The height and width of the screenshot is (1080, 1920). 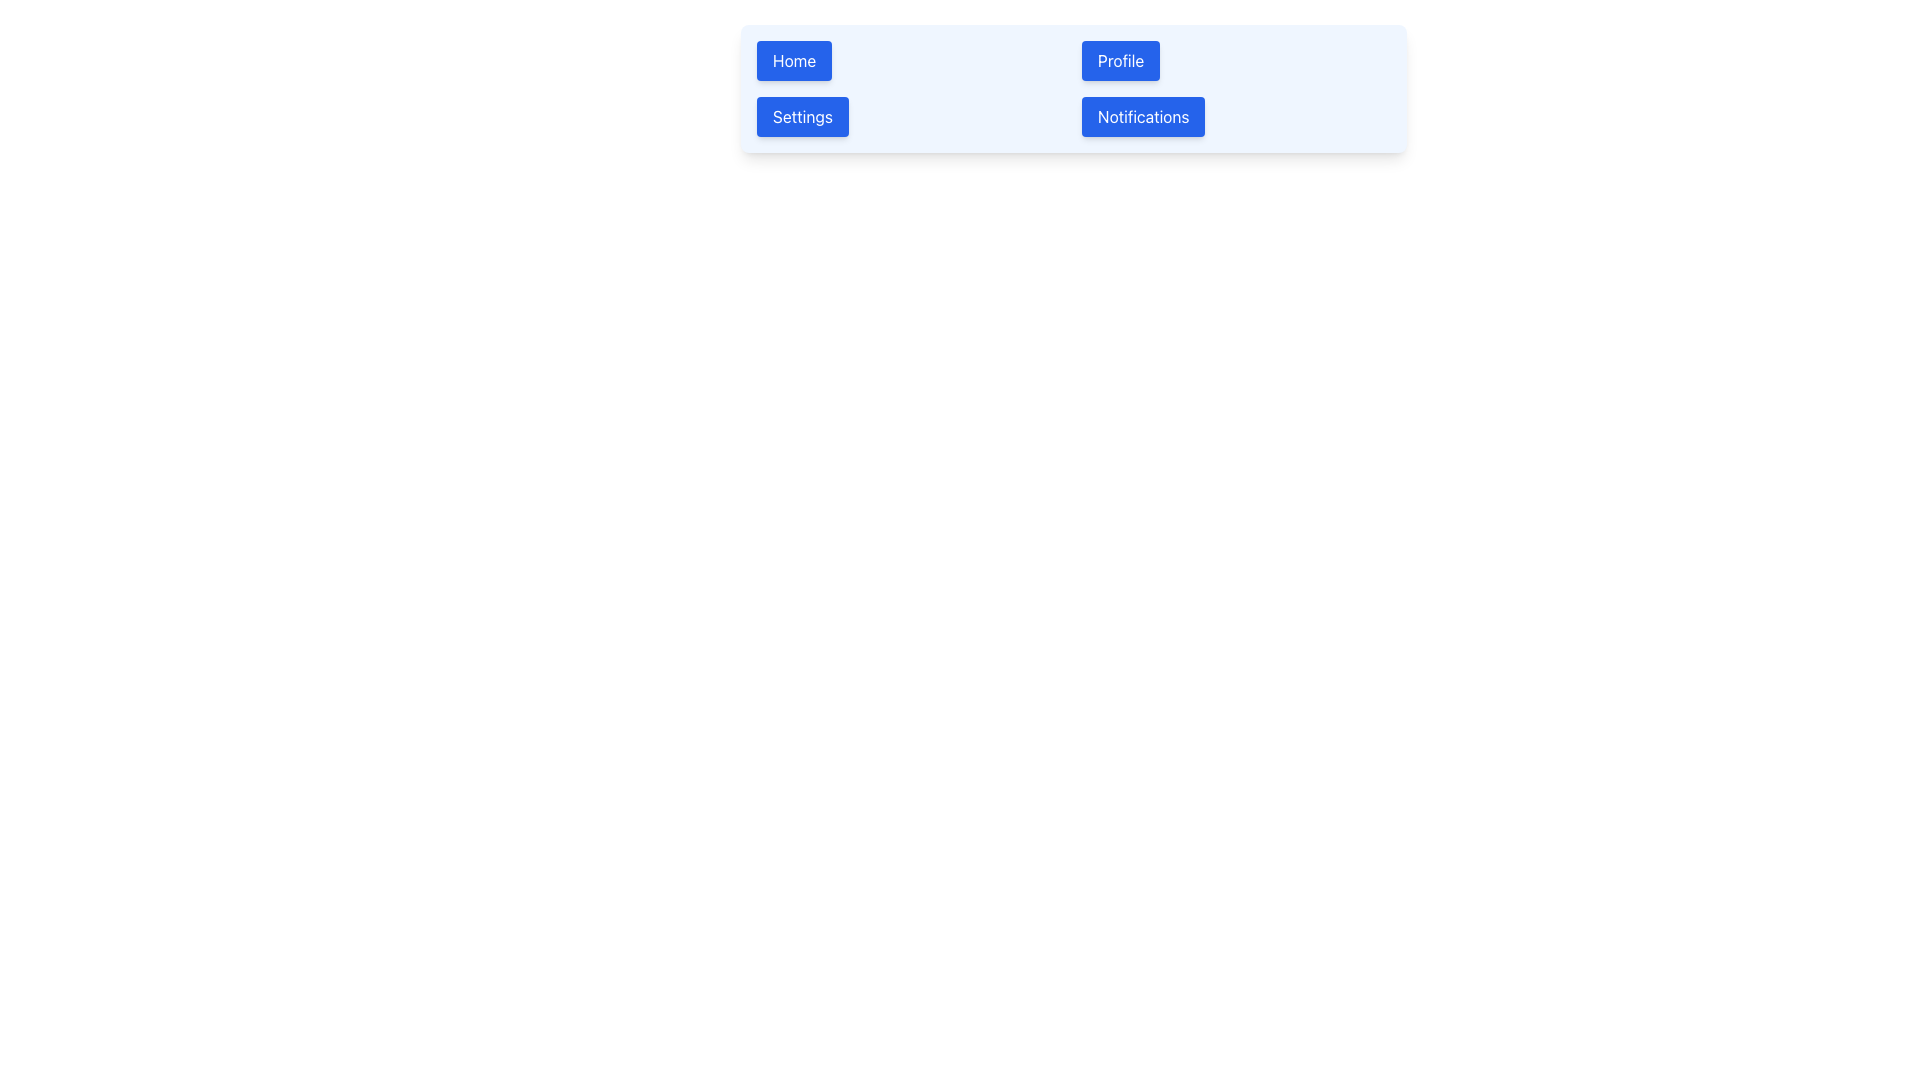 I want to click on the notifications button located at the far-right of the navigational elements, adjacent to the 'Profile' button, so click(x=1143, y=116).